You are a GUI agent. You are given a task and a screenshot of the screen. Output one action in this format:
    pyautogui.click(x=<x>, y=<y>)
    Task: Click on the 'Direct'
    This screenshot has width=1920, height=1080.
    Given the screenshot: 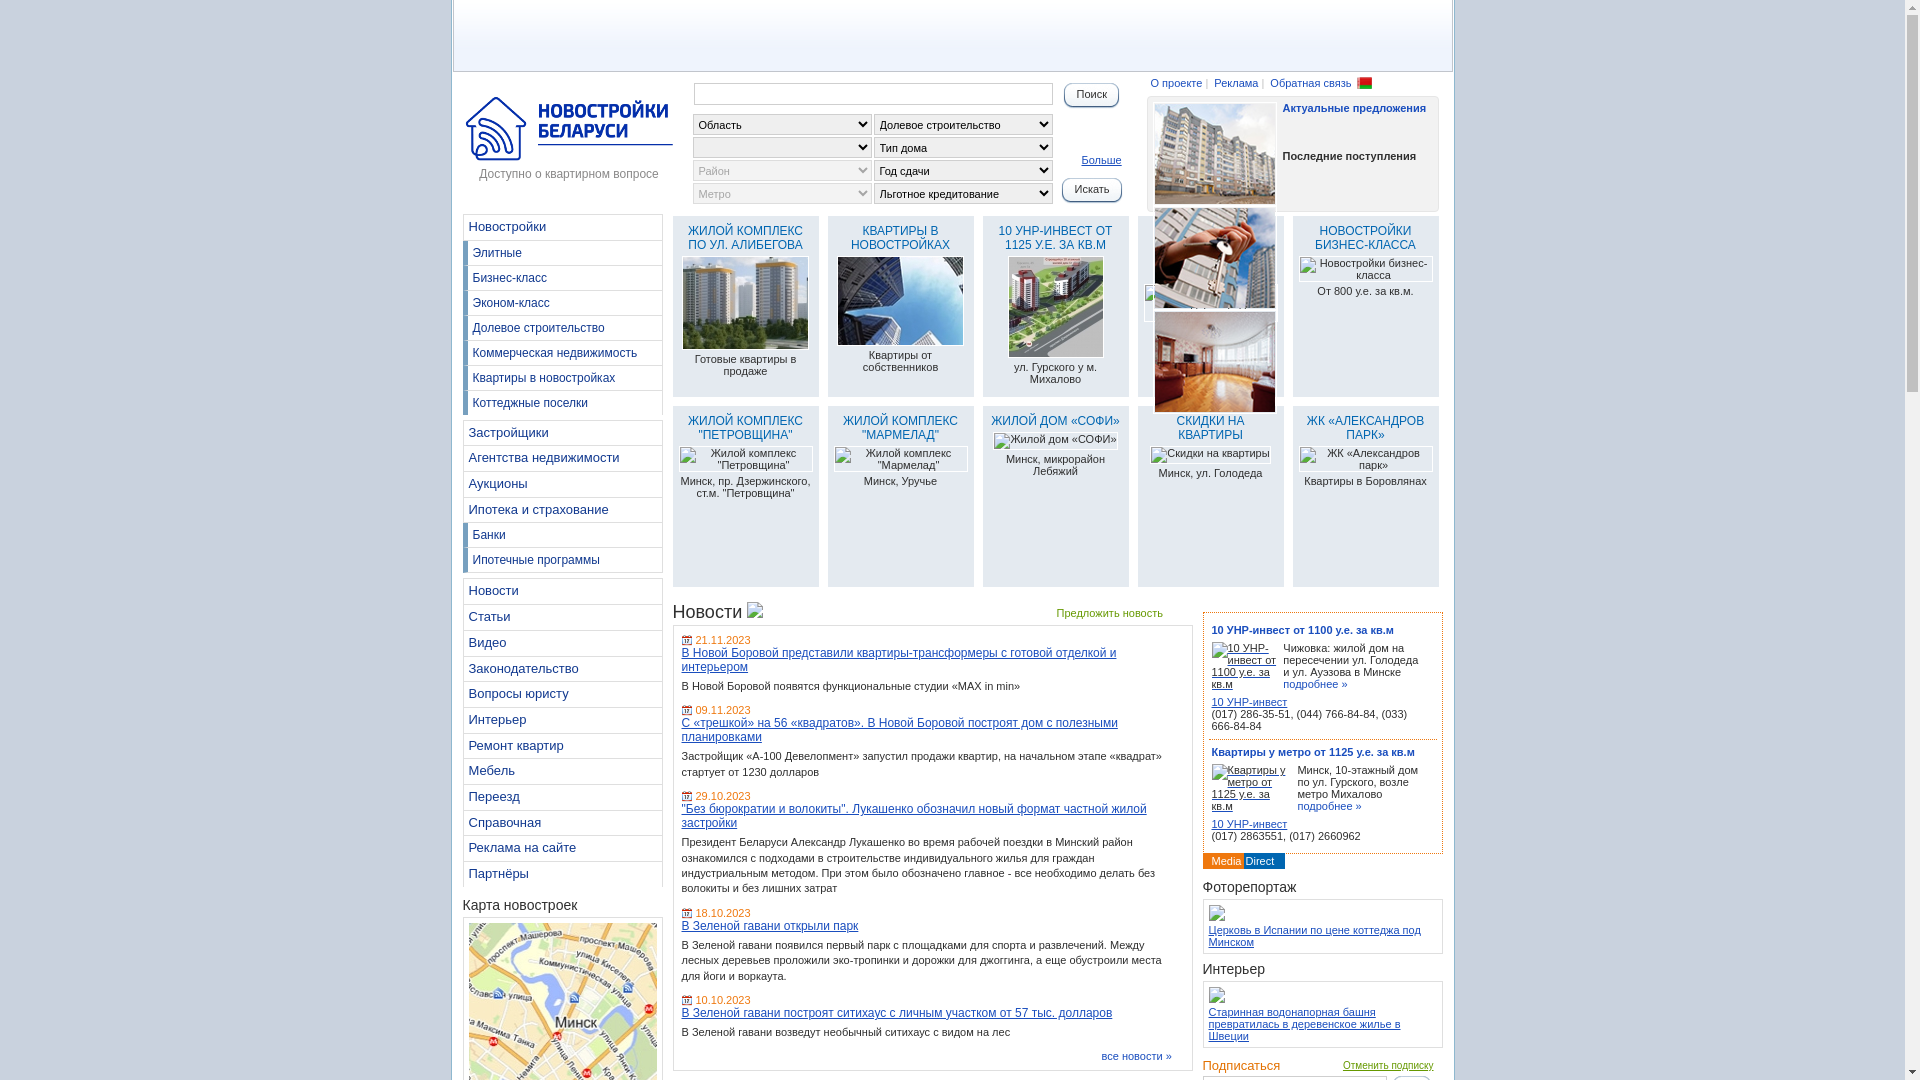 What is the action you would take?
    pyautogui.click(x=1245, y=859)
    